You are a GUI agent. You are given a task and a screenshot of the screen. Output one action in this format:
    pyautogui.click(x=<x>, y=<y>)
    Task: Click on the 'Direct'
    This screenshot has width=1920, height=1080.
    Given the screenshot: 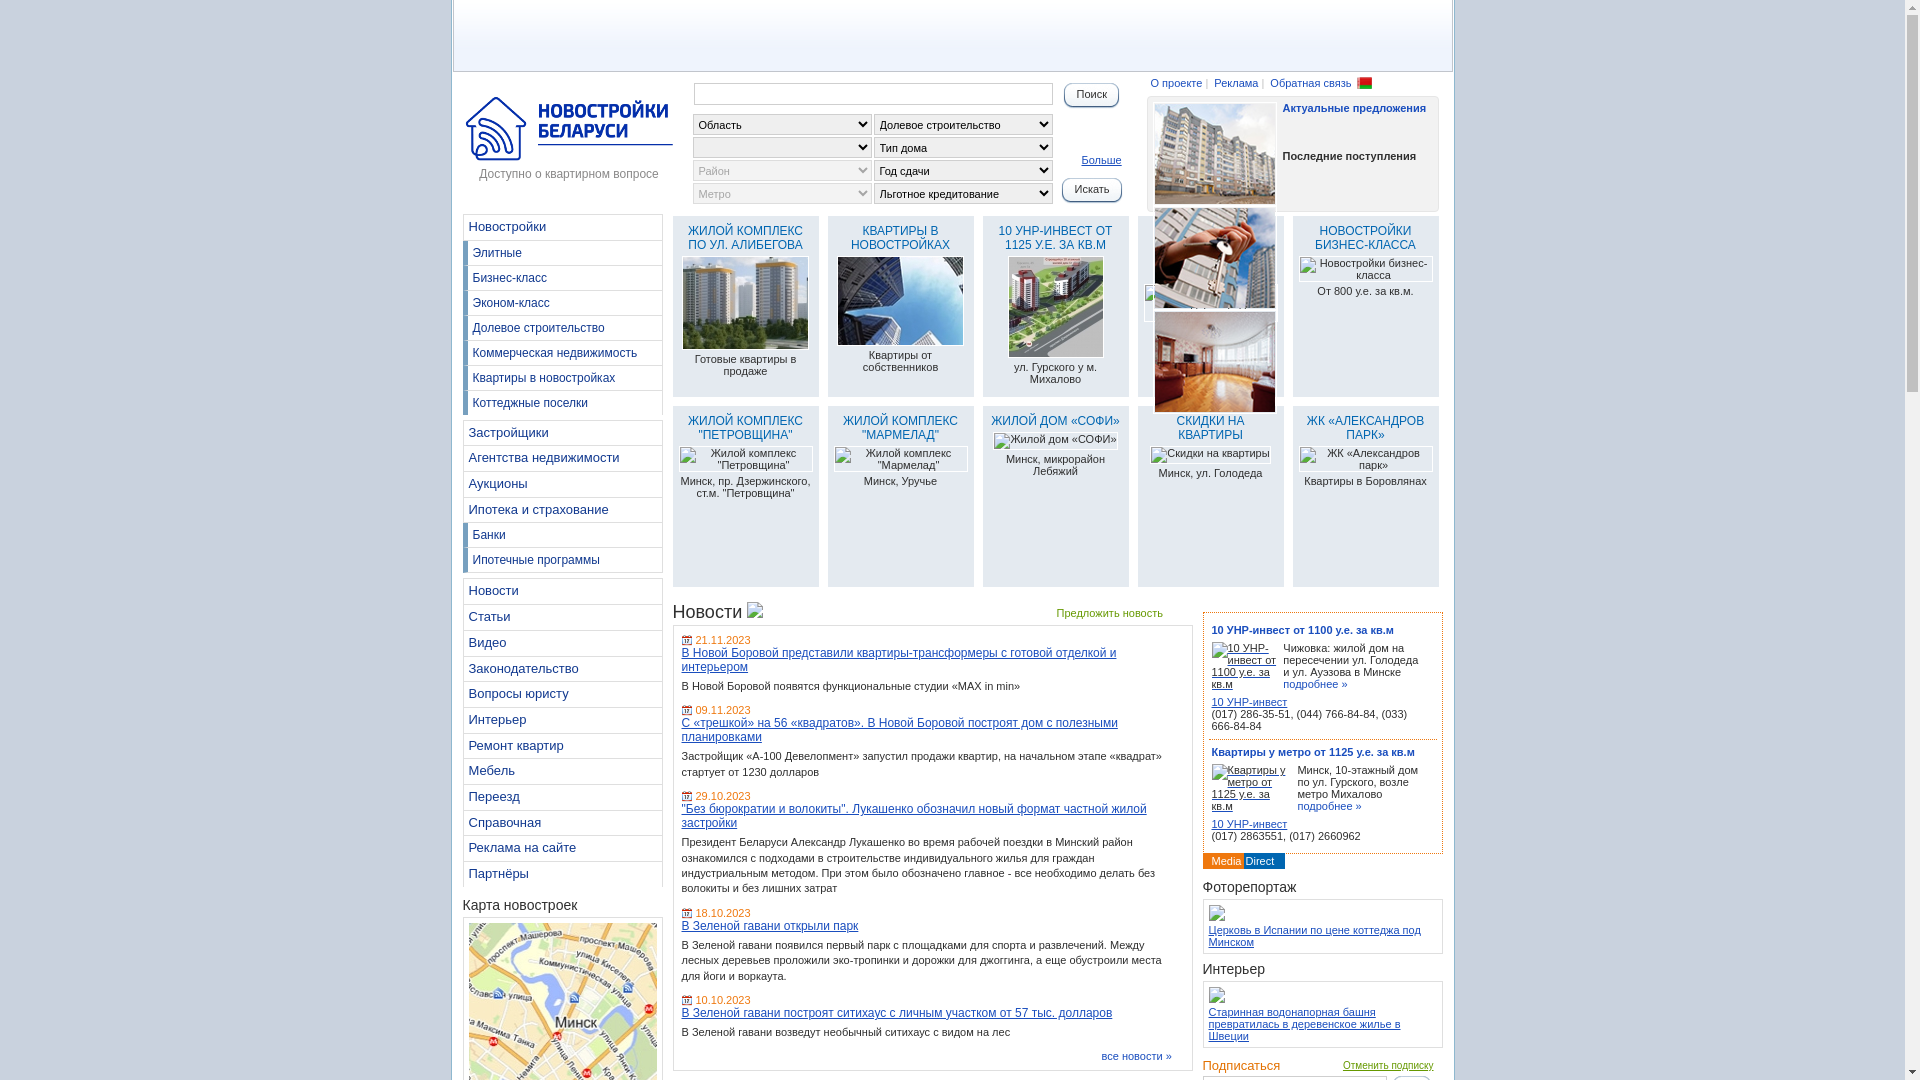 What is the action you would take?
    pyautogui.click(x=1245, y=859)
    